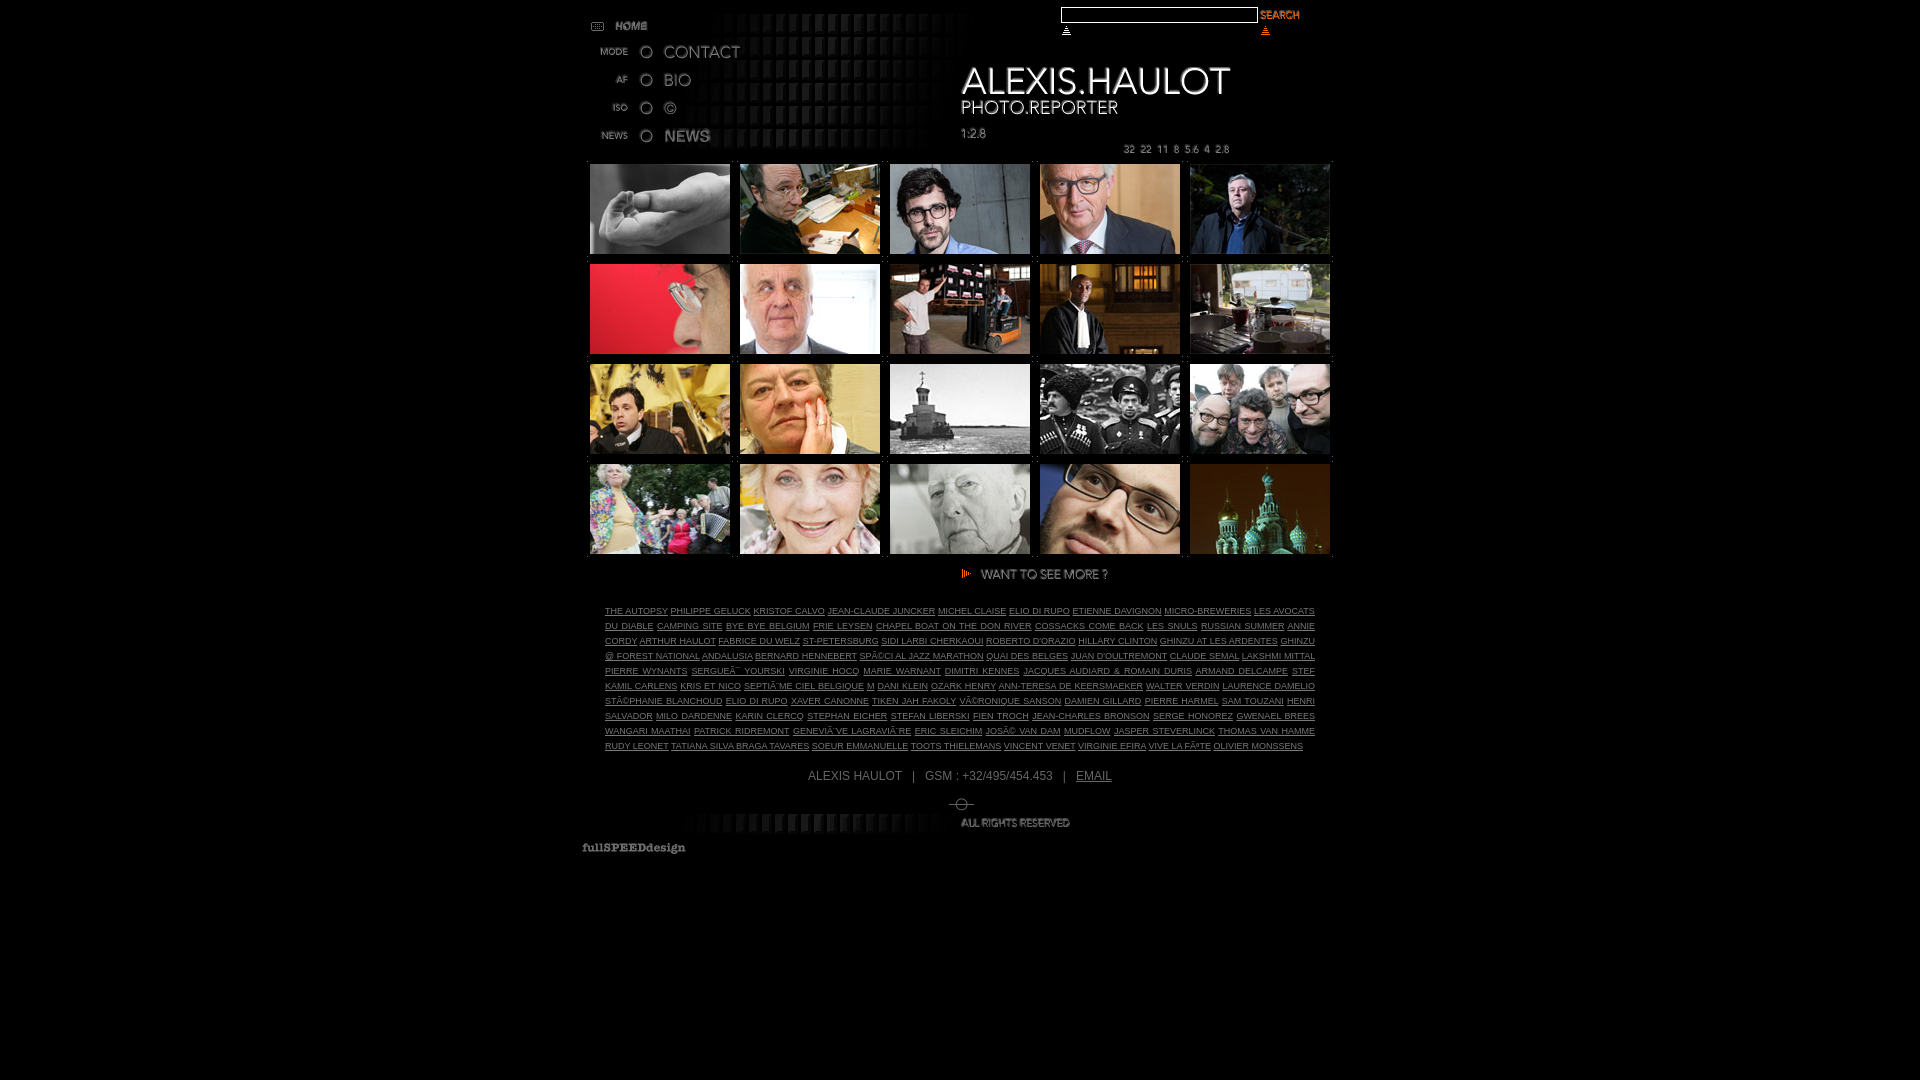 The height and width of the screenshot is (1080, 1920). Describe the element at coordinates (955, 745) in the screenshot. I see `'TOOTS THIELEMANS'` at that location.